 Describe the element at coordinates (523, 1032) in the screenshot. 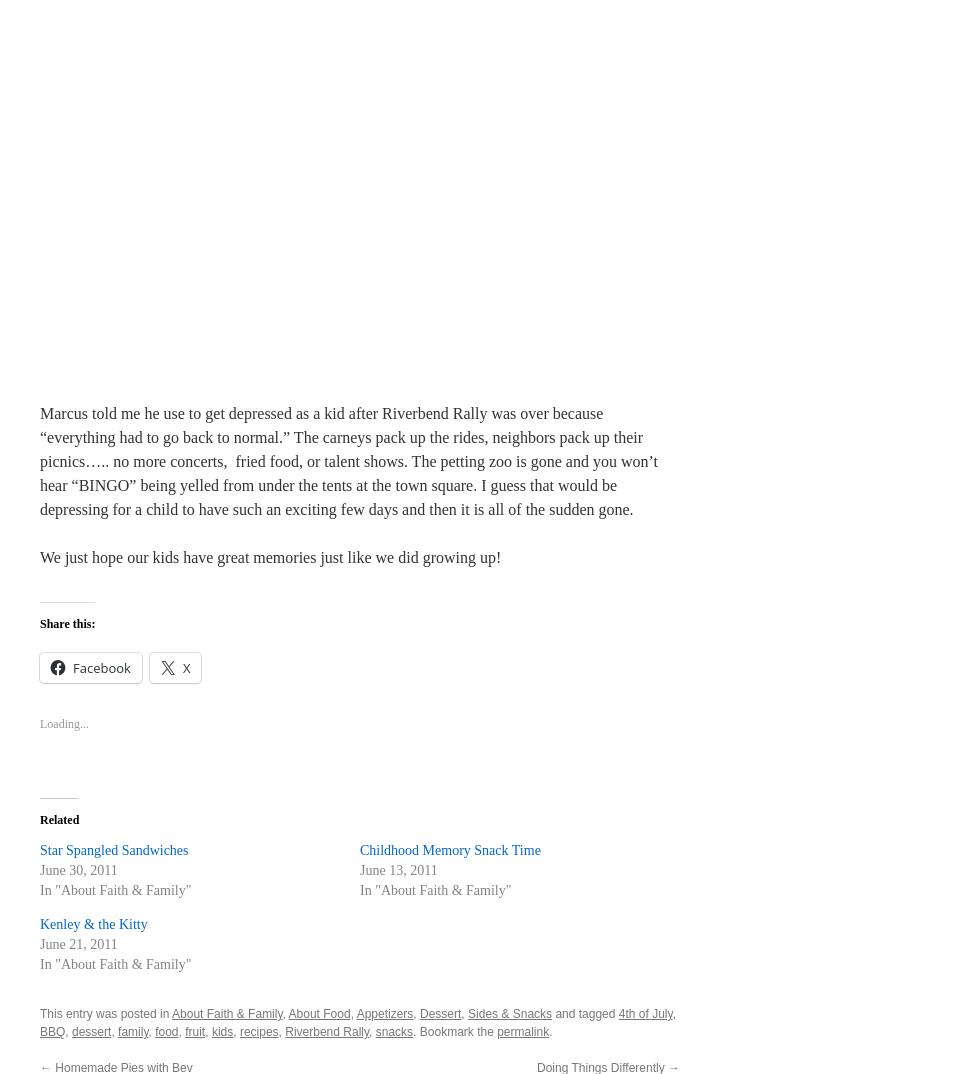

I see `'permalink'` at that location.